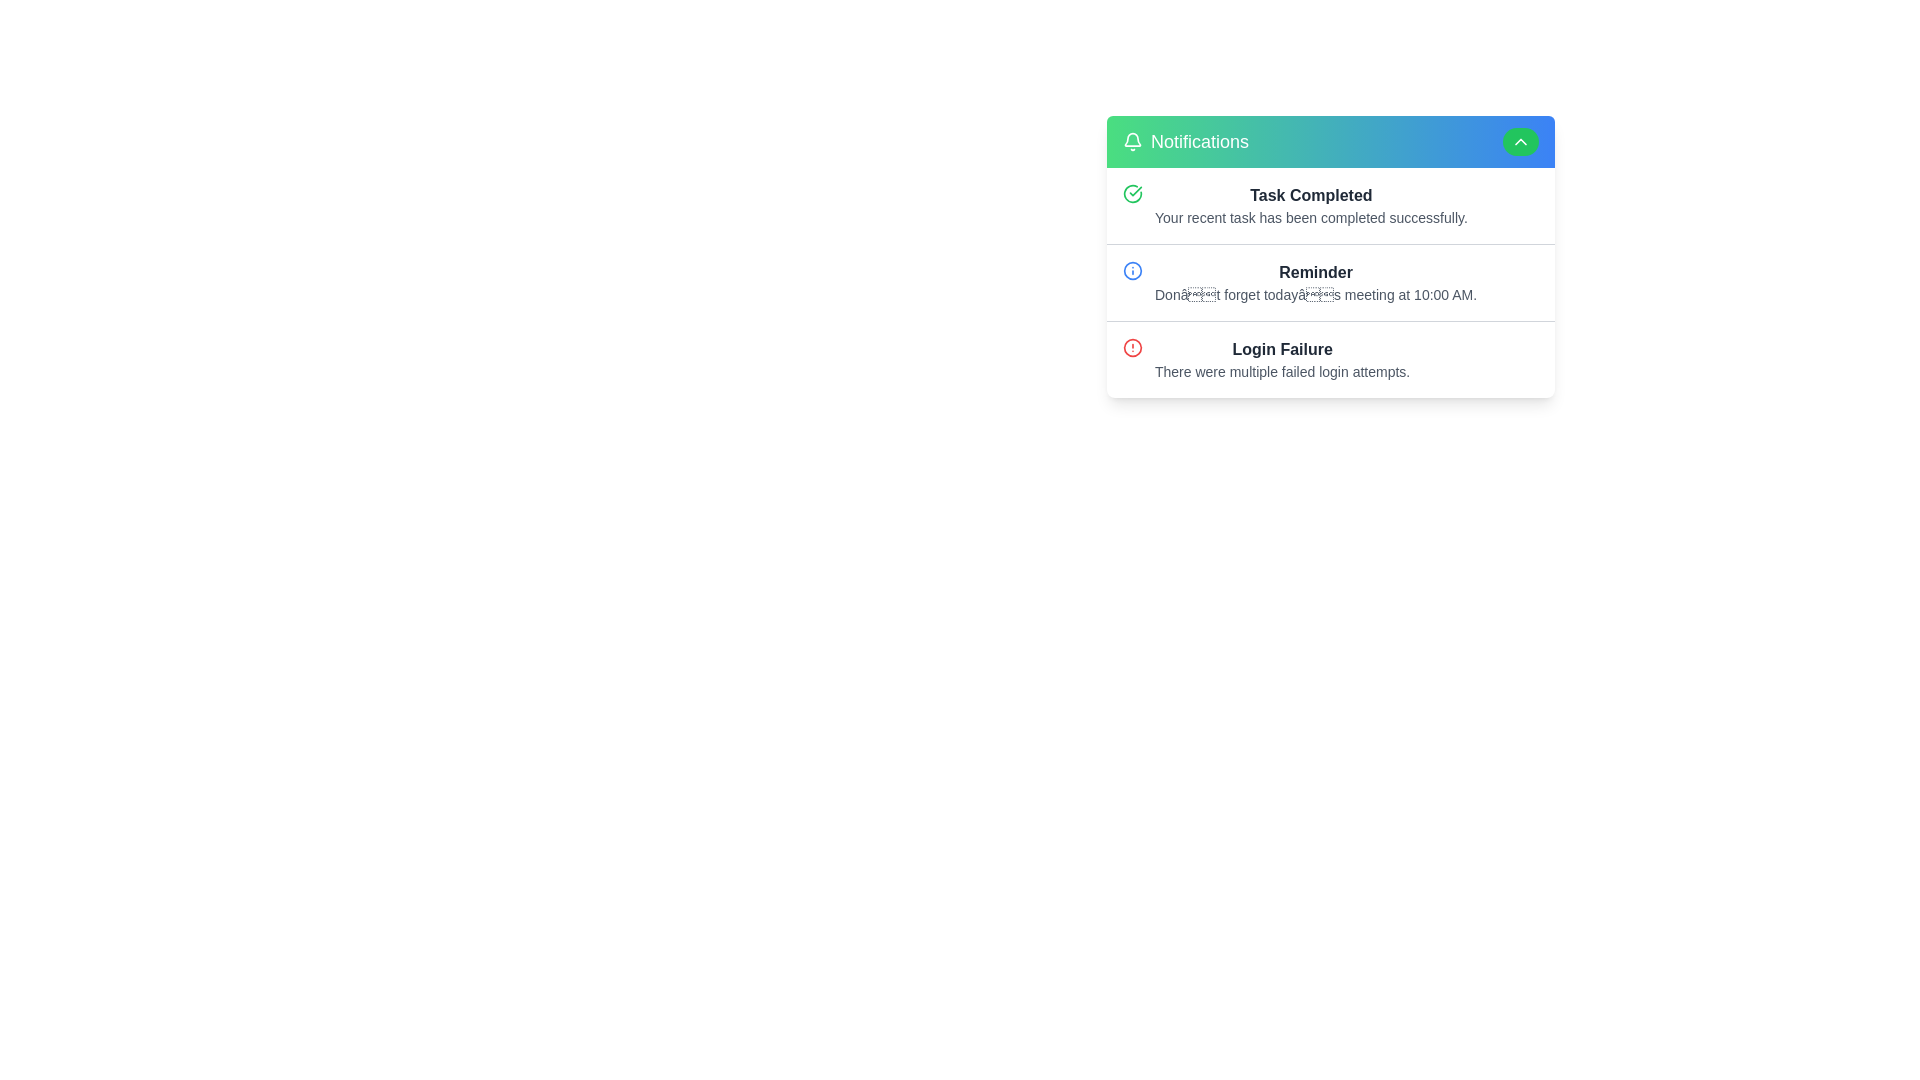 The image size is (1920, 1080). Describe the element at coordinates (1132, 193) in the screenshot. I see `the green circular icon with a check mark inside, located next to the 'Task Completed' heading in the first row of the notification panel` at that location.